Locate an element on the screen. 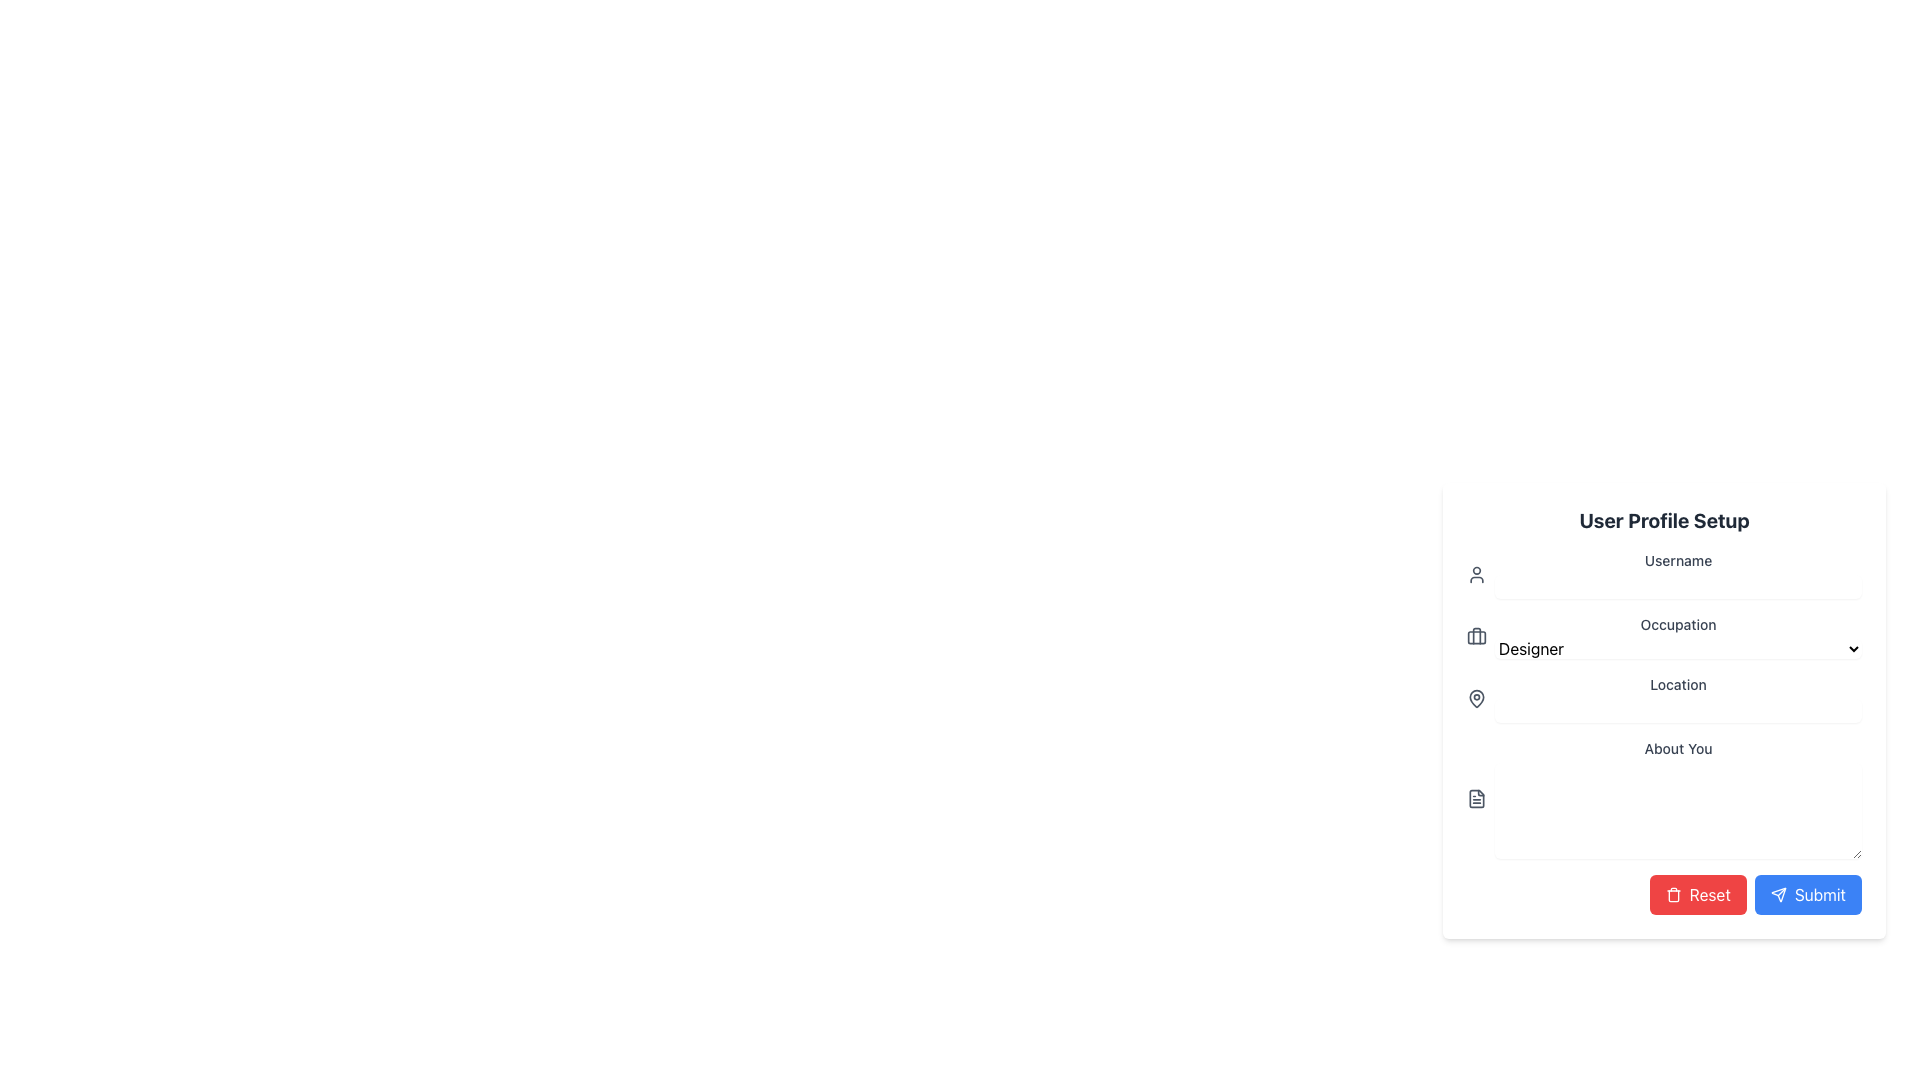 Image resolution: width=1920 pixels, height=1080 pixels. the sending action icon located on the right side of the blue 'Submit' button at the bottom-right of the form layout is located at coordinates (1778, 893).